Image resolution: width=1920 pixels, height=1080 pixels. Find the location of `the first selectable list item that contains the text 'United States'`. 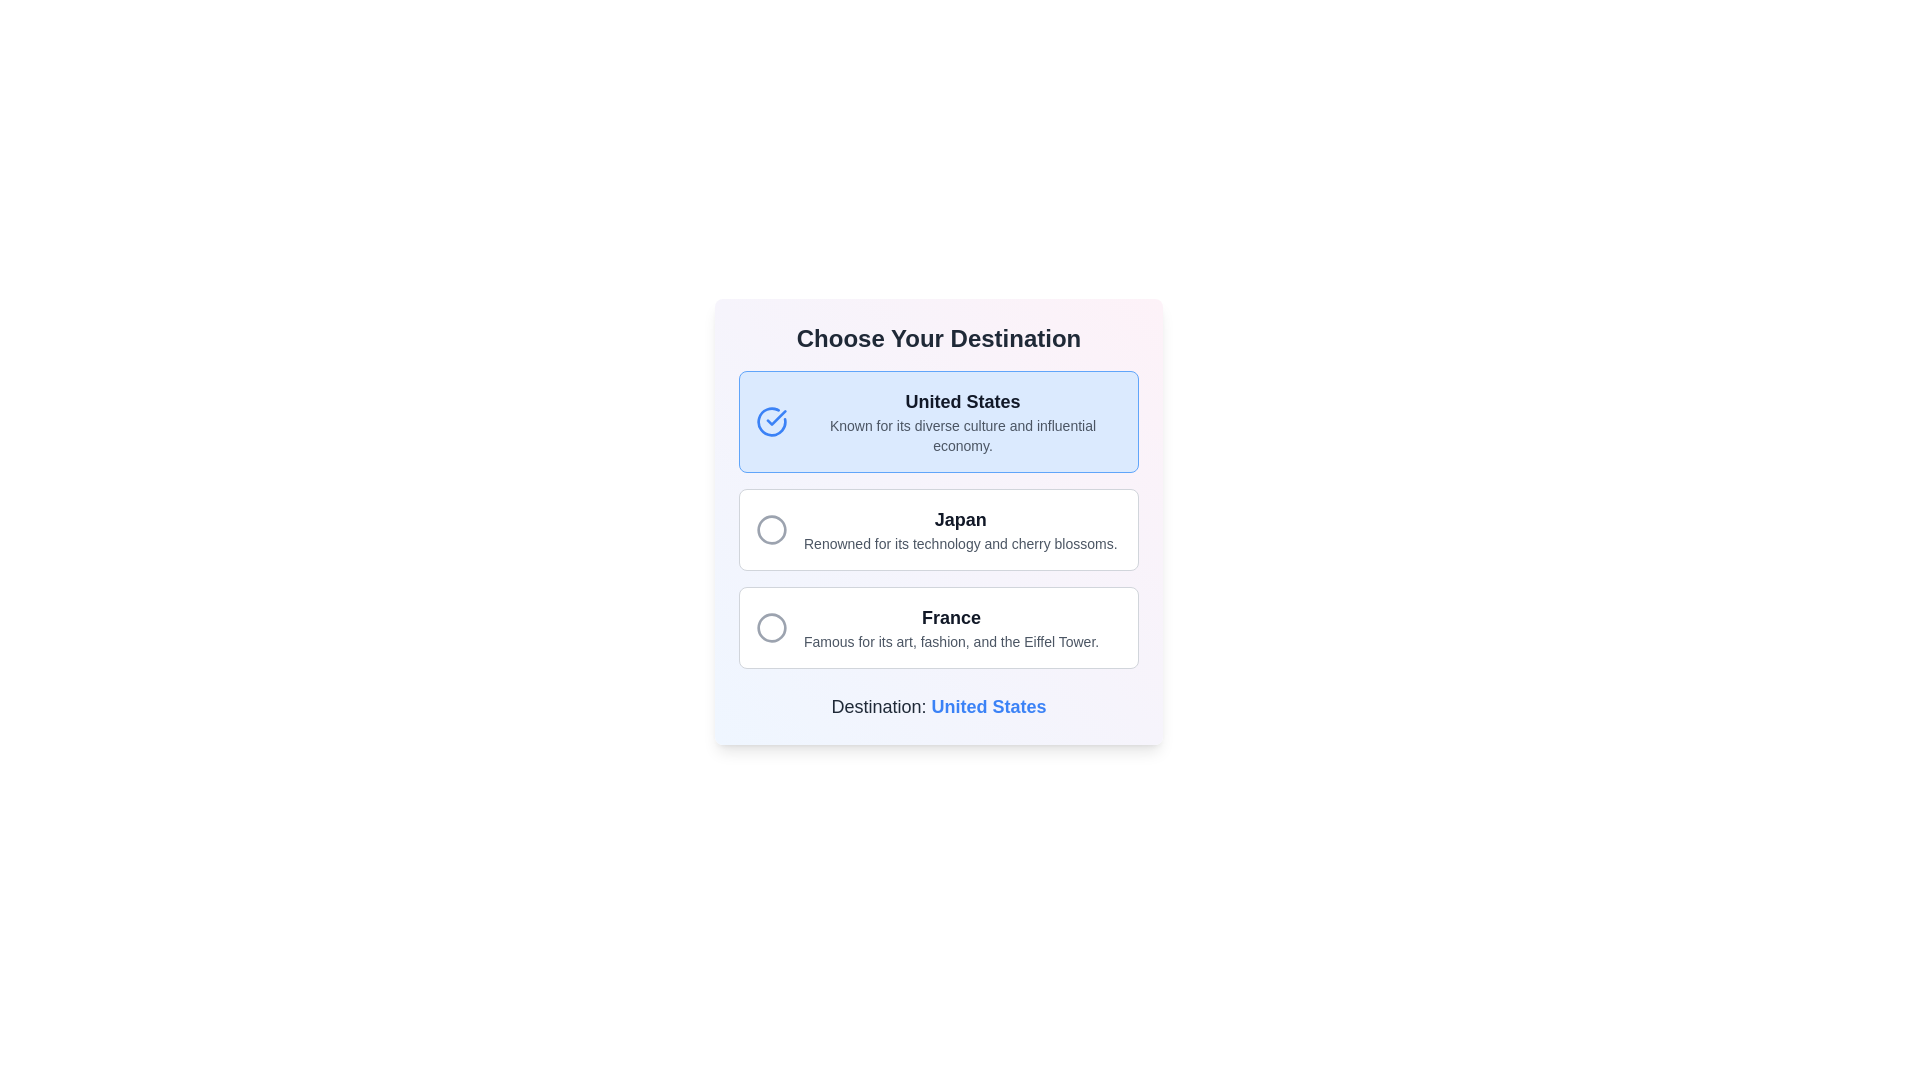

the first selectable list item that contains the text 'United States' is located at coordinates (963, 420).